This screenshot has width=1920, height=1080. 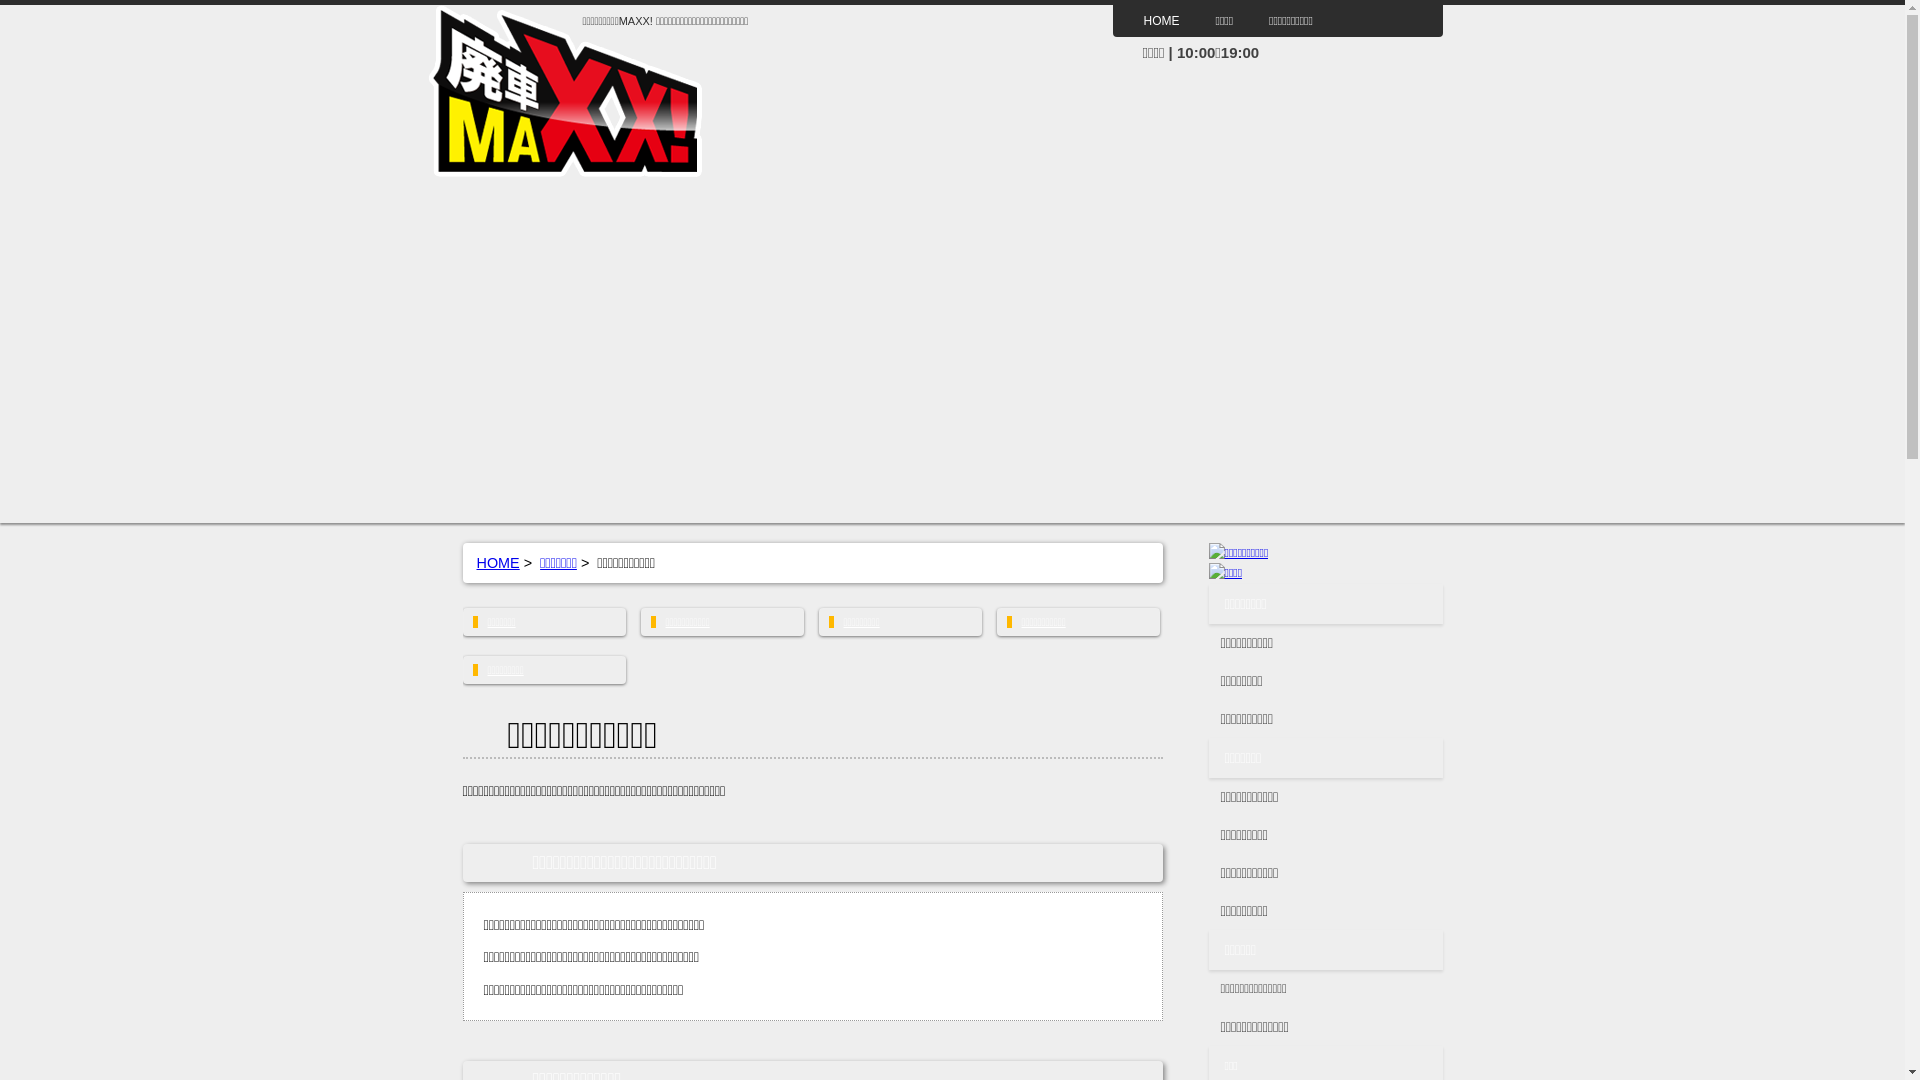 What do you see at coordinates (1161, 20) in the screenshot?
I see `'HOME'` at bounding box center [1161, 20].